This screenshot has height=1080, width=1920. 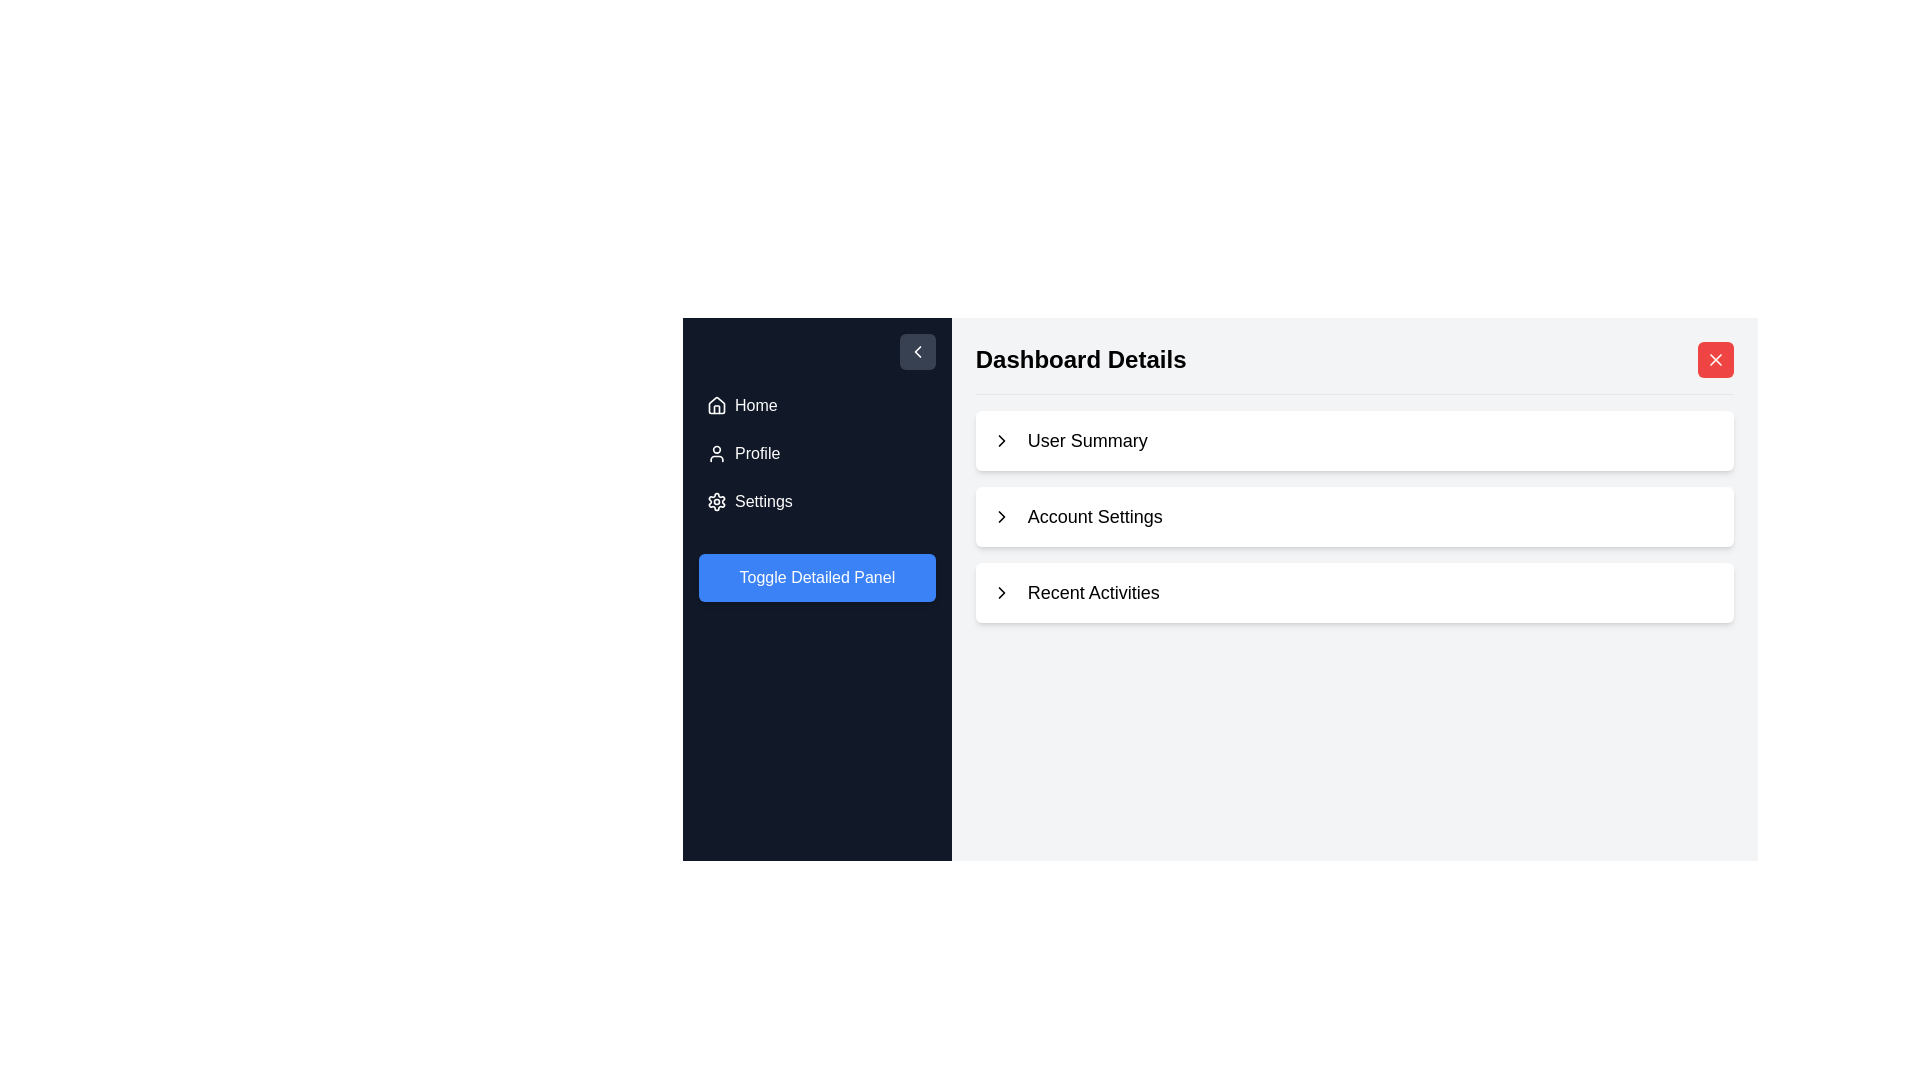 I want to click on the 'Account Settings' button, which is a horizontally elongated rectangular box with a white background and rounded corners, located as the second entry in a vertically stacked list, so click(x=1354, y=515).